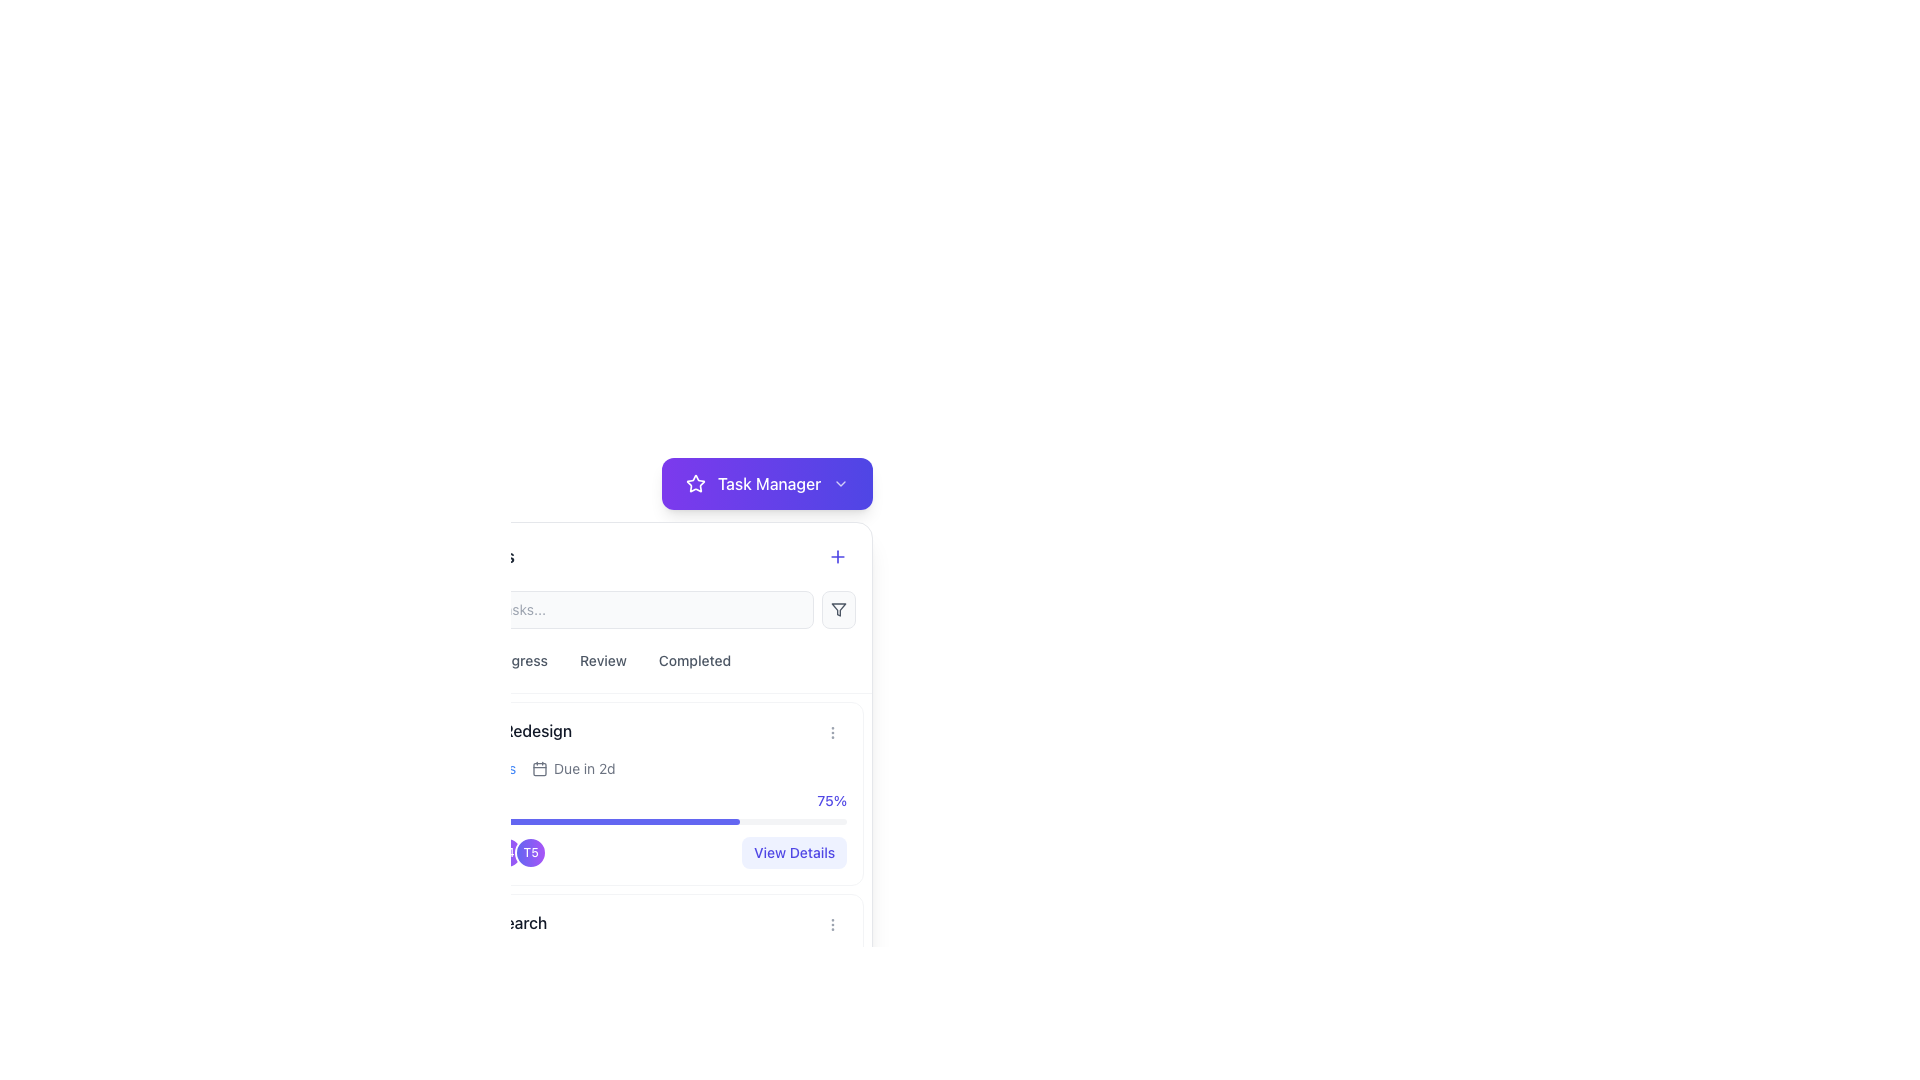 The image size is (1920, 1080). I want to click on the visual identifier icon located in the top middle of the interface, which is part of the rectangular purple button labeled 'Task Manager', so click(695, 483).